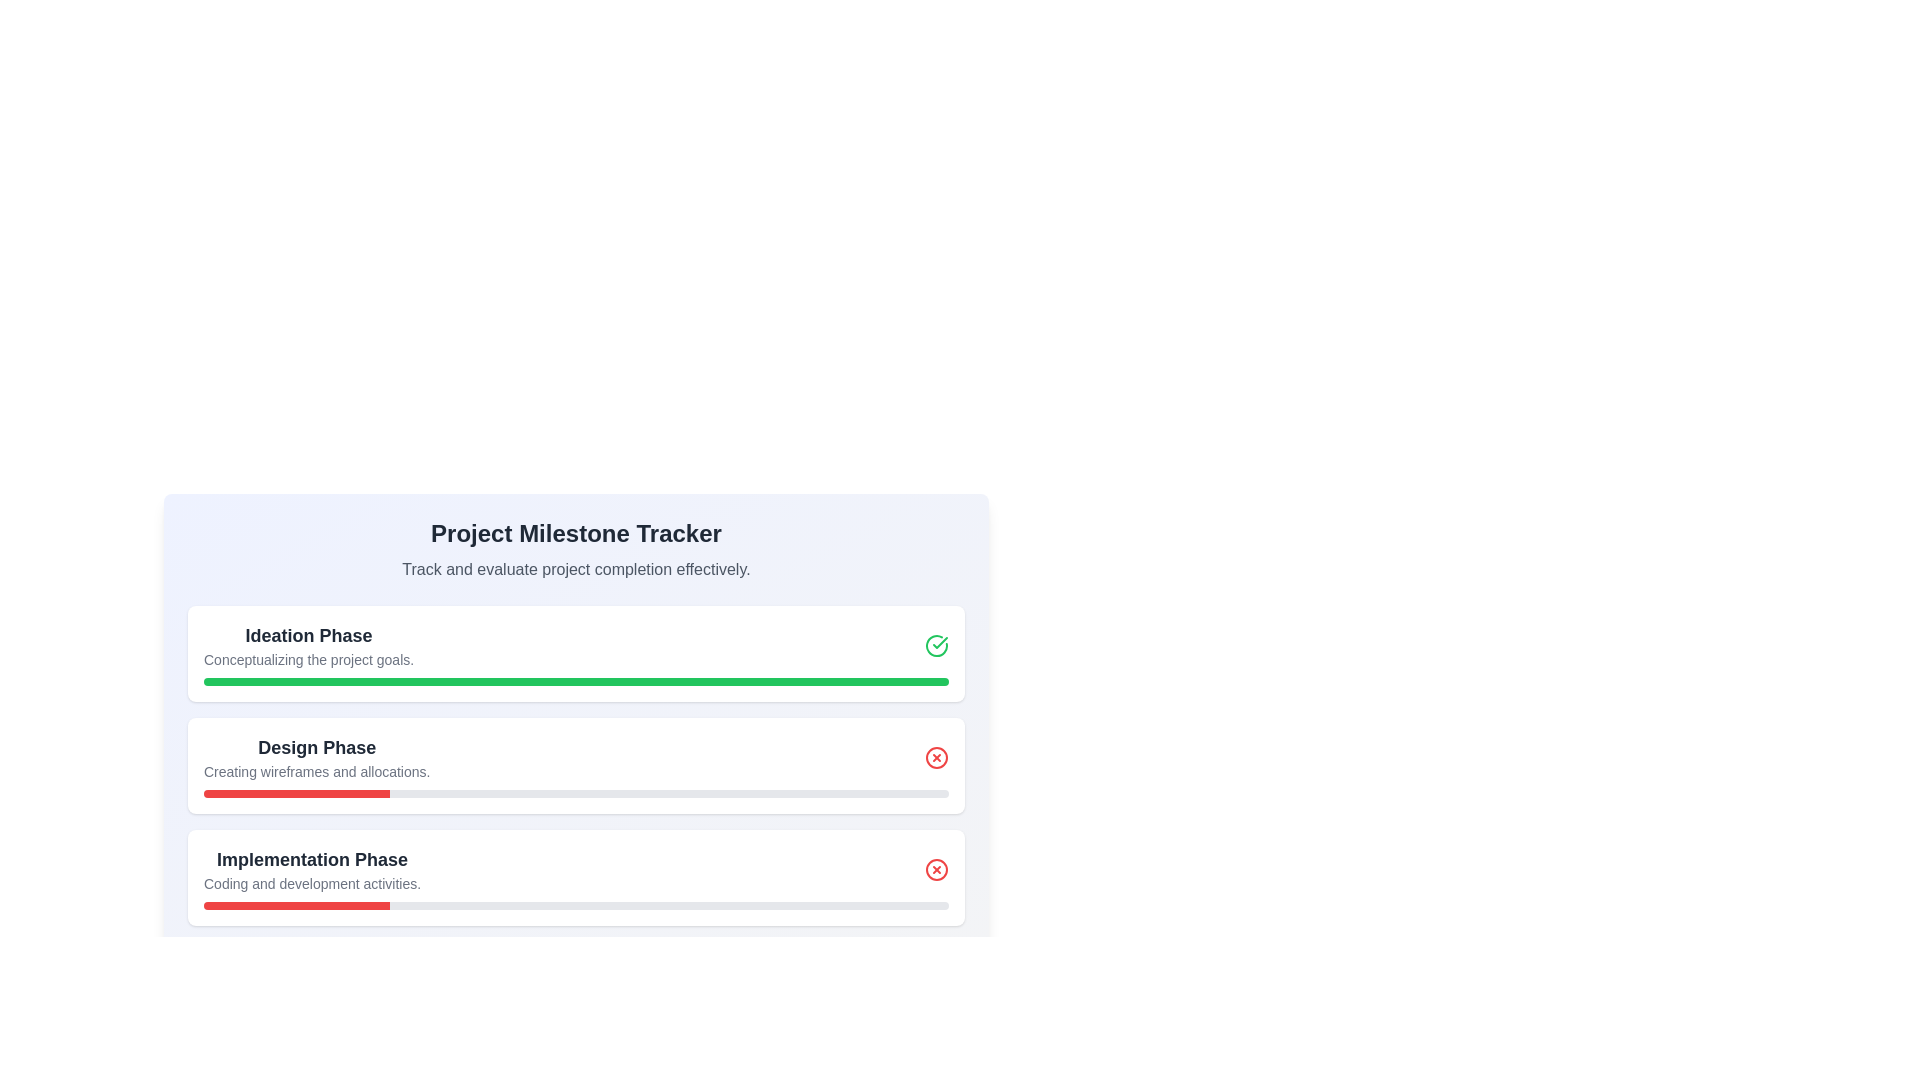 The width and height of the screenshot is (1920, 1080). What do you see at coordinates (296, 793) in the screenshot?
I see `the Progress bar indicator that visually represents the completion status of the 'Design Phase' task, located below the title 'Design Phase' and its descriptive text 'Creating wireframes and allocations.'` at bounding box center [296, 793].